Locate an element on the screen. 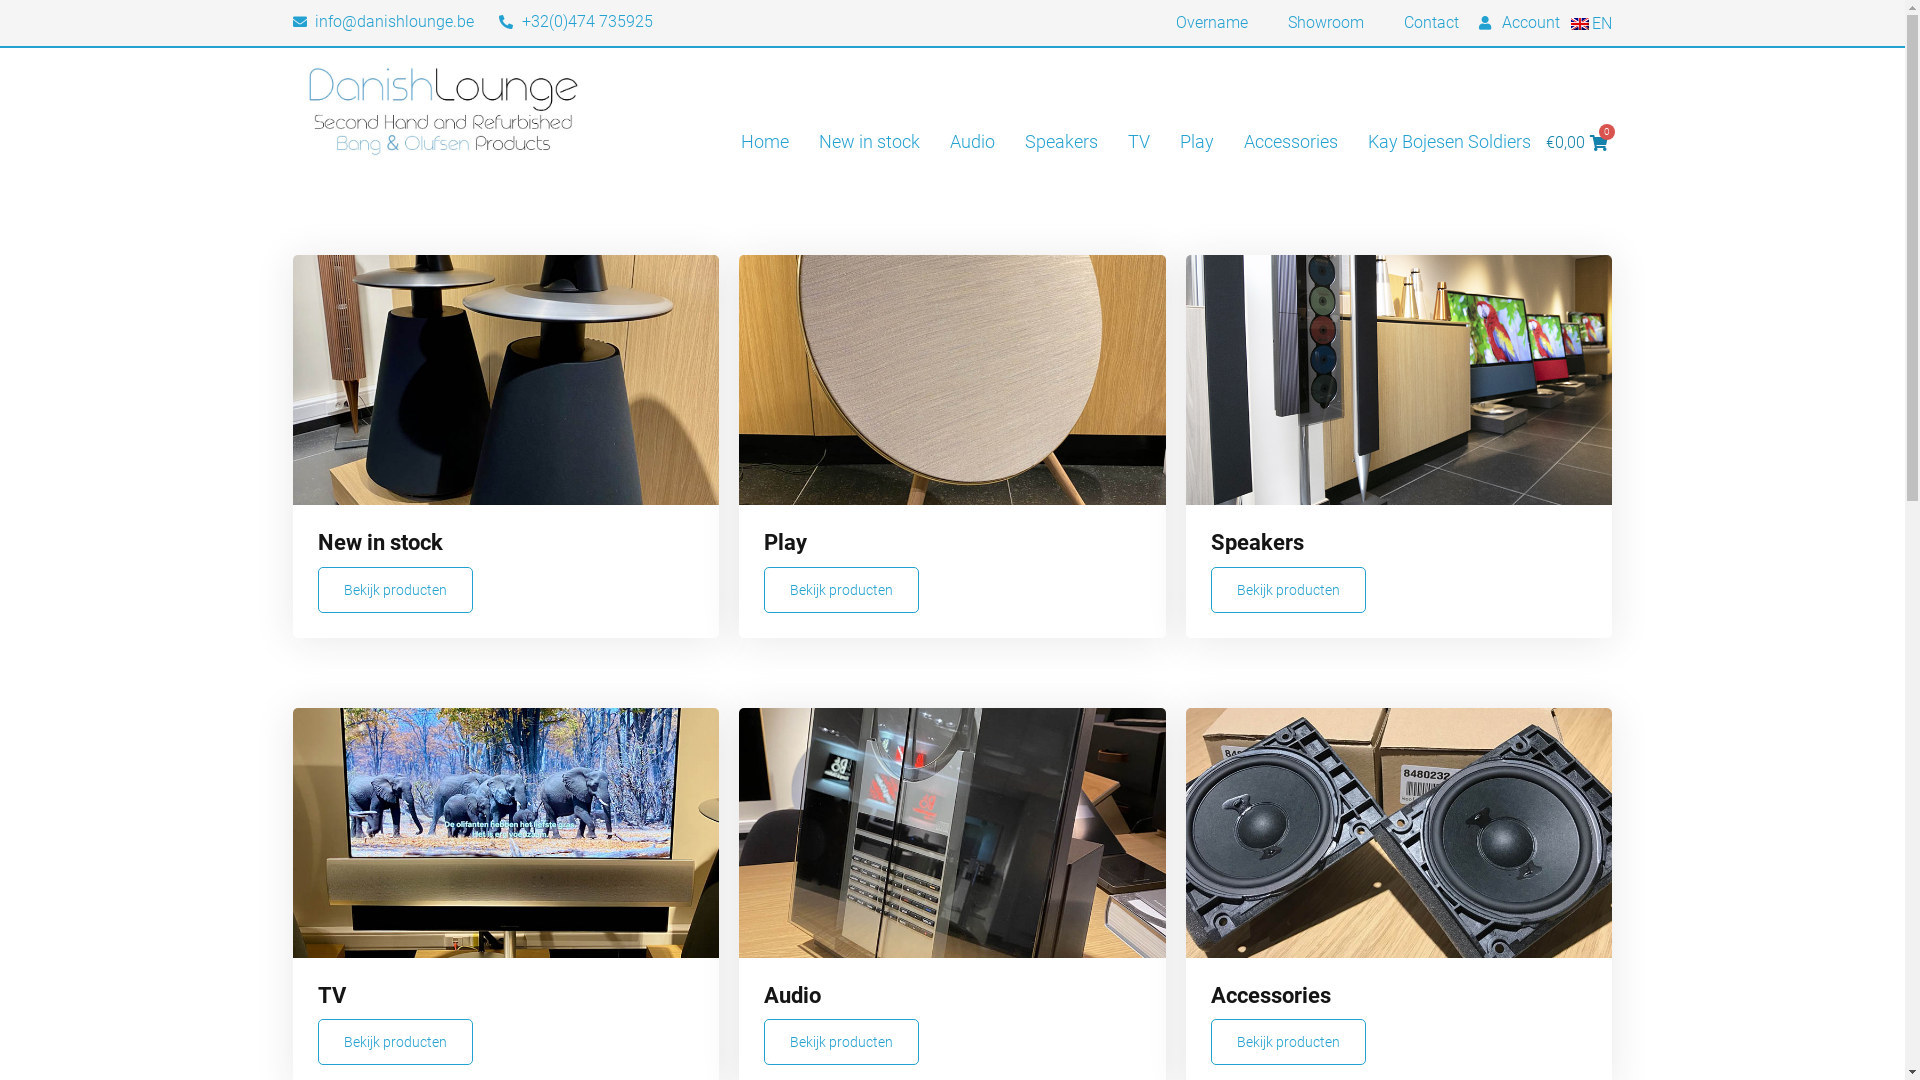  'Overname' is located at coordinates (1210, 23).